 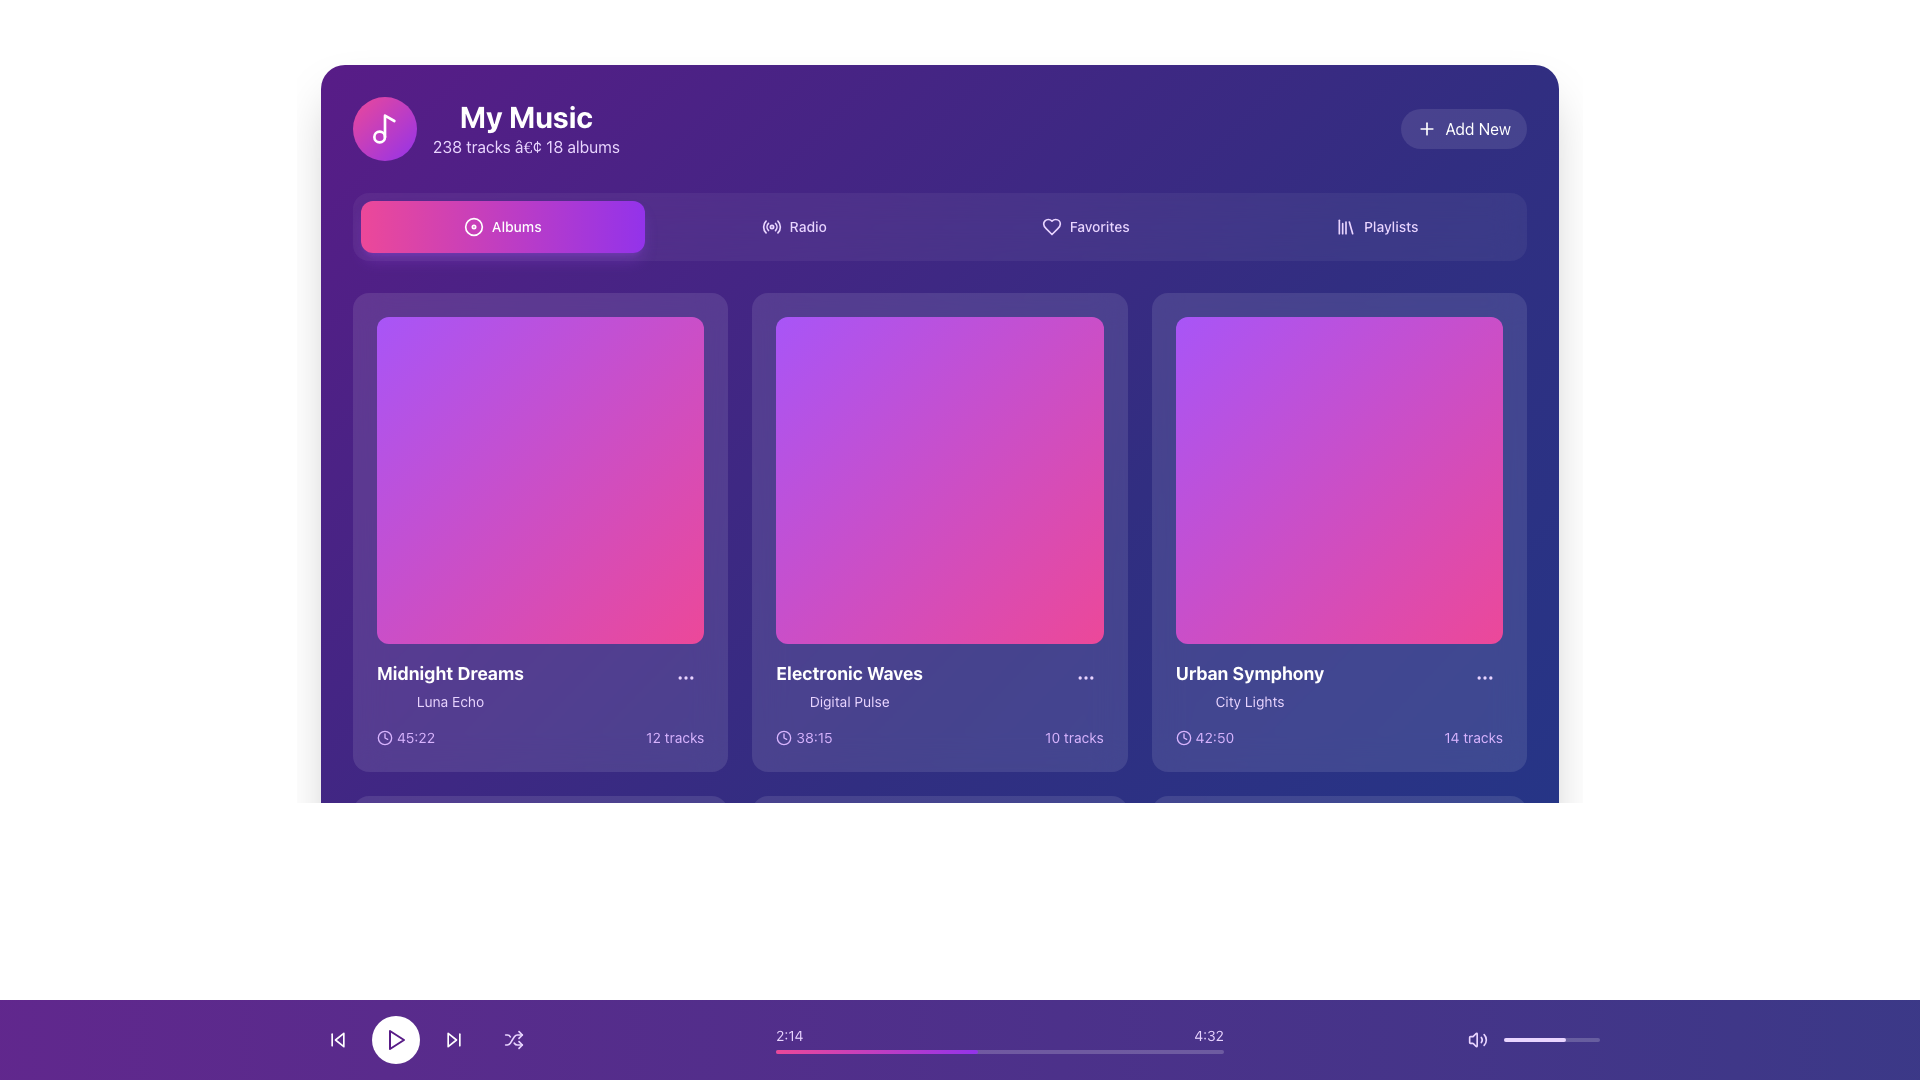 What do you see at coordinates (384, 128) in the screenshot?
I see `the circular graphic icon with a gradient background transitioning from pink to purple, featuring a white music note in its center, located in the top-left corner of the 'My Music' section` at bounding box center [384, 128].